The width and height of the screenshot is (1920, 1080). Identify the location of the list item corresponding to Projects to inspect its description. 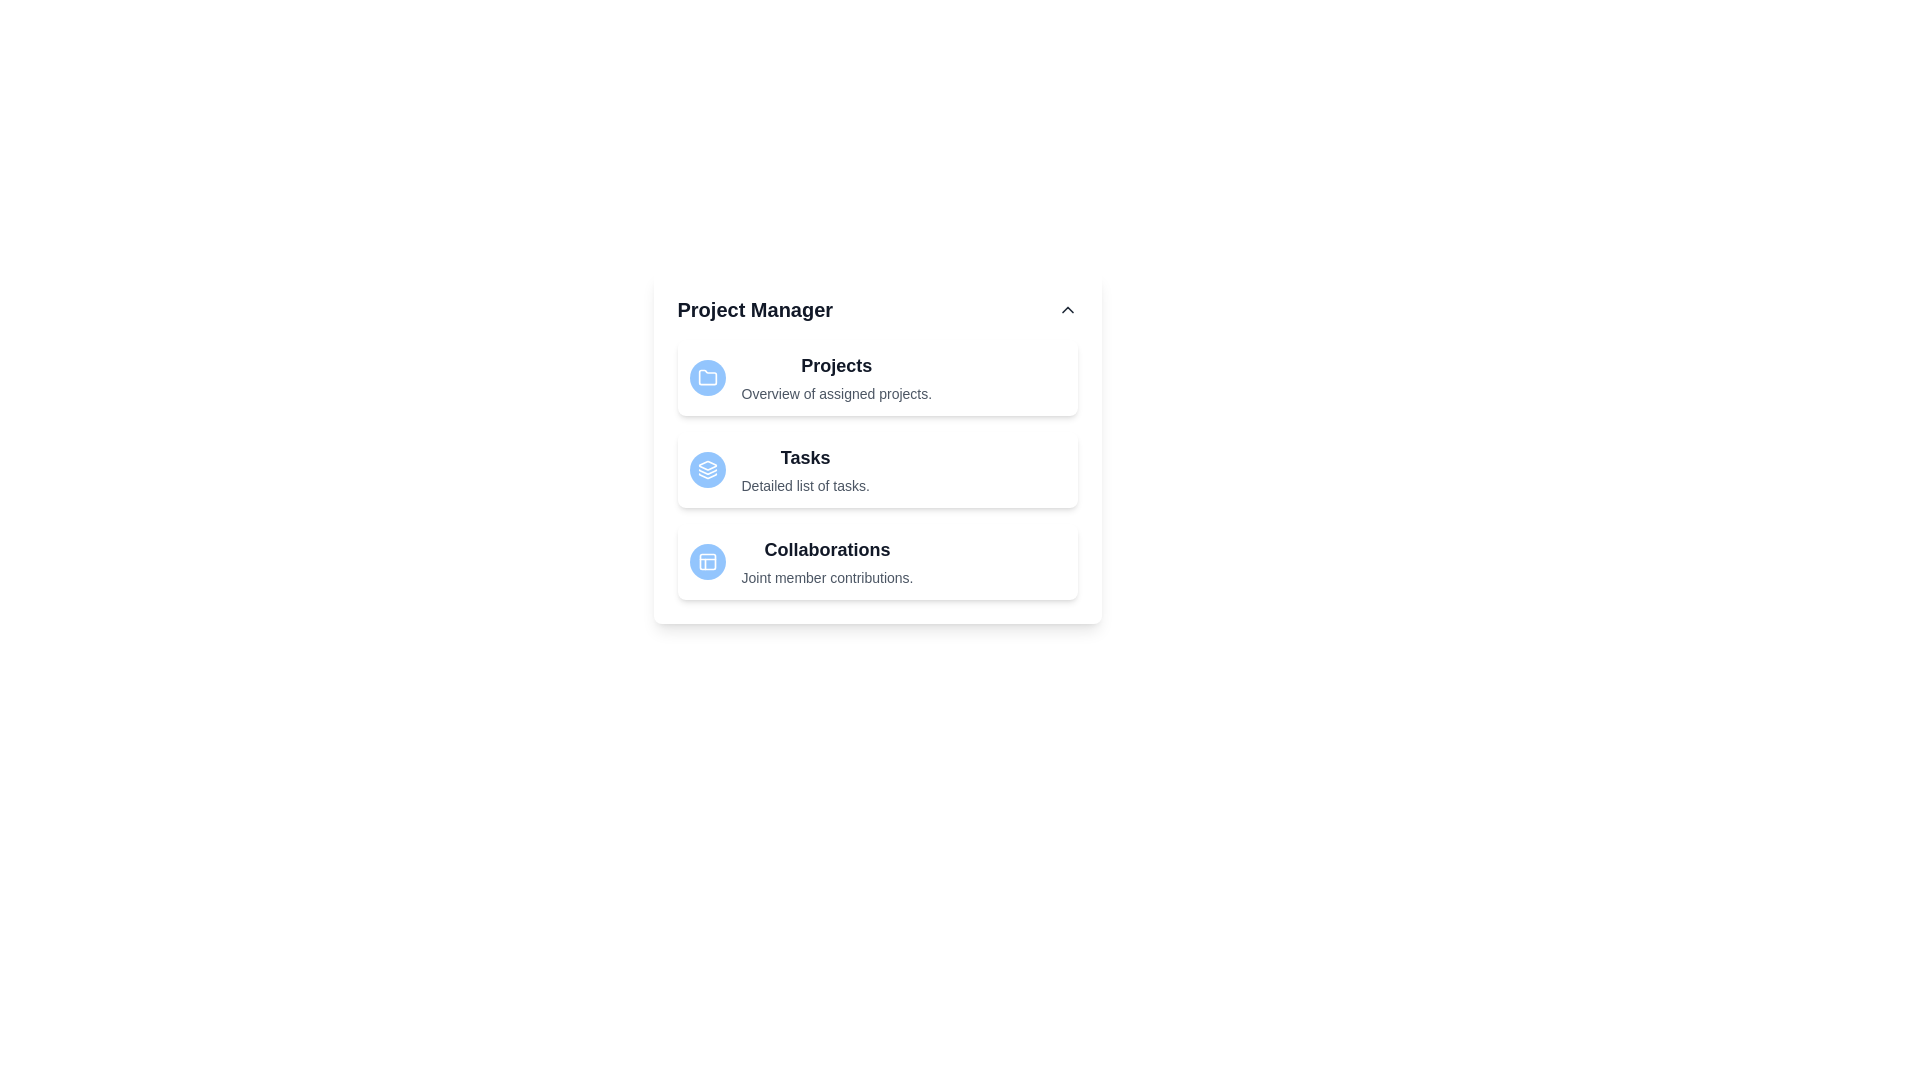
(800, 370).